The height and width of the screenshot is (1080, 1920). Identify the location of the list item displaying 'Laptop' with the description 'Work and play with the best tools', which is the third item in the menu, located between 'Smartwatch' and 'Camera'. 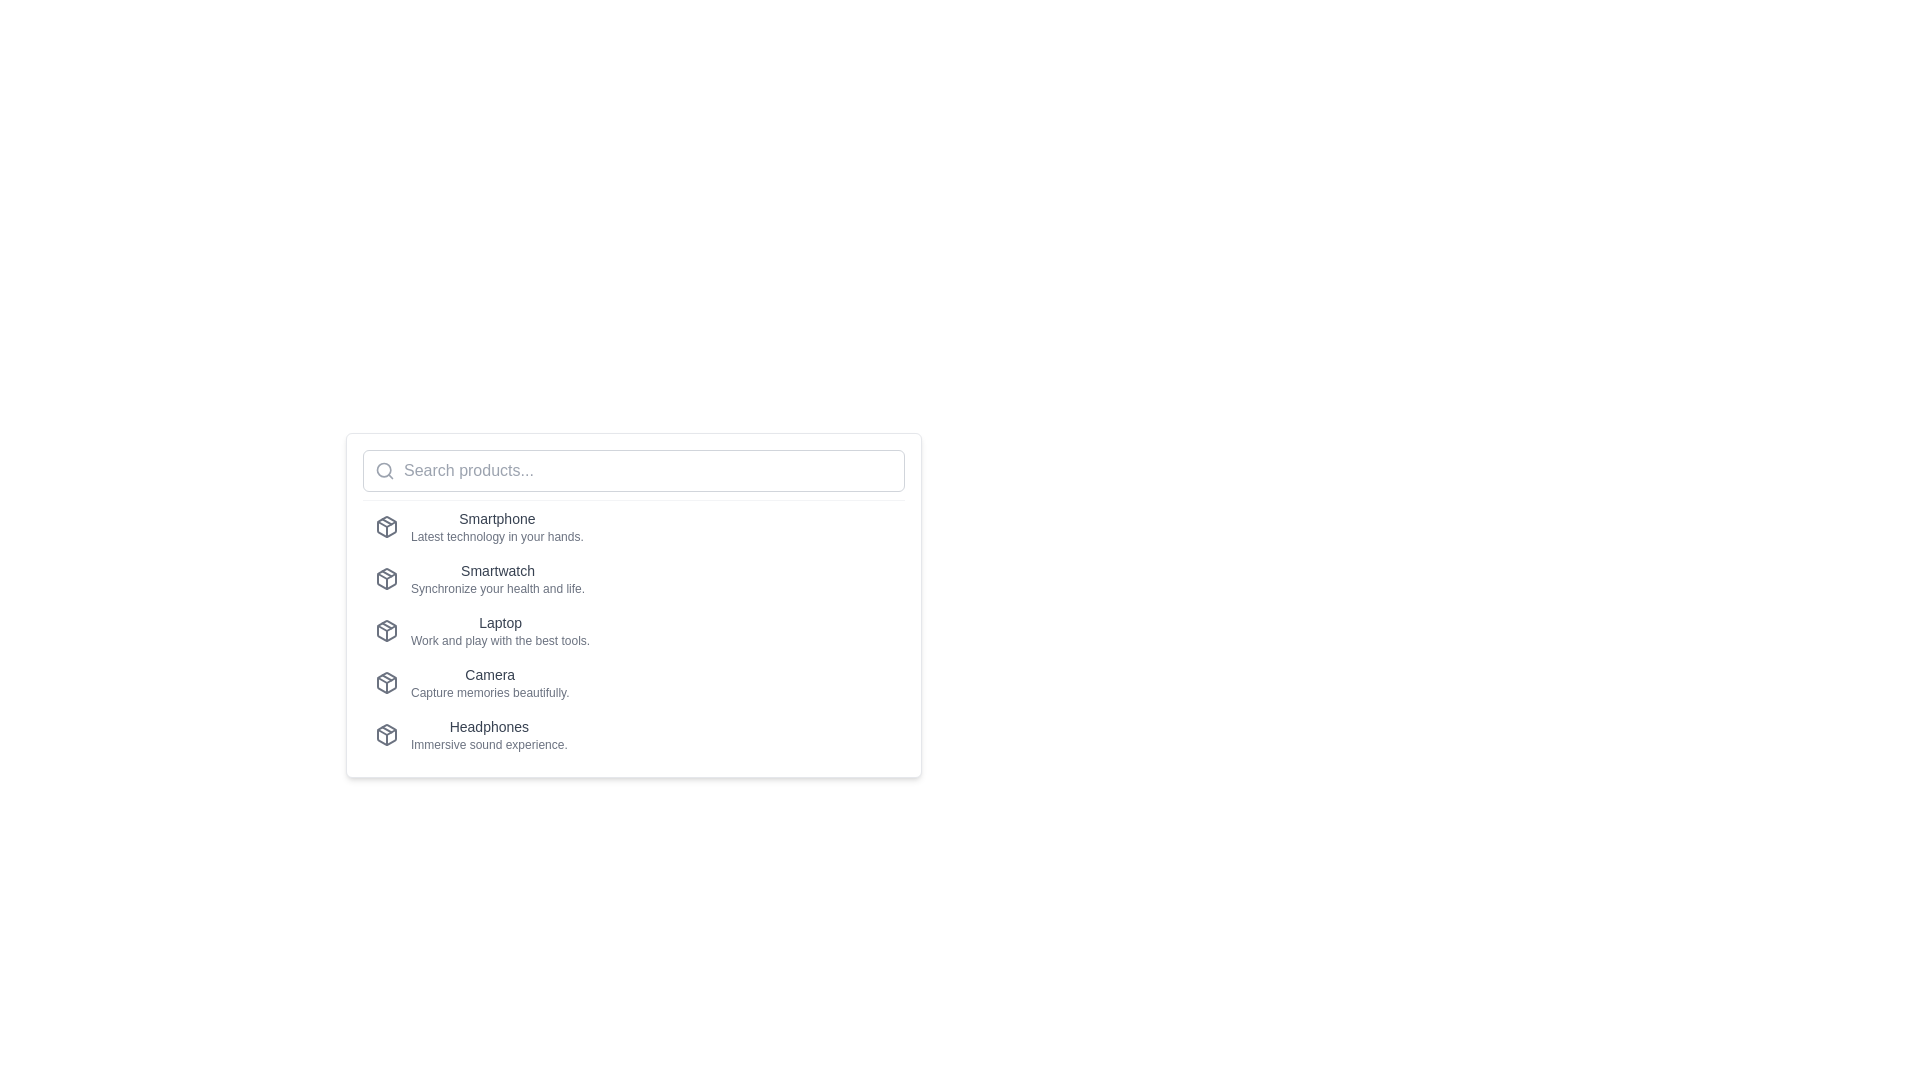
(500, 631).